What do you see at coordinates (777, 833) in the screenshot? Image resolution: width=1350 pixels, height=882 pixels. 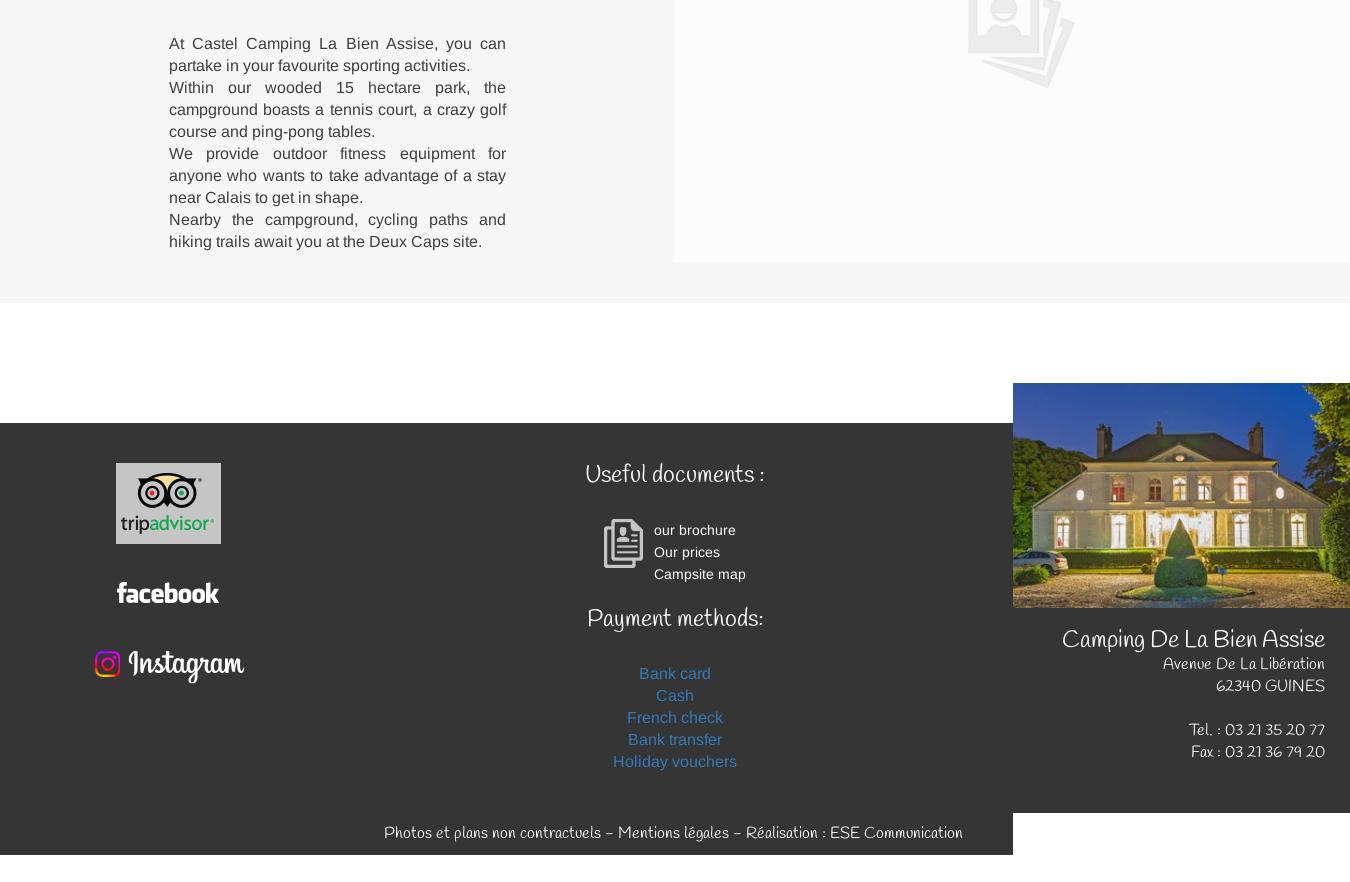 I see `'- Réalisation :'` at bounding box center [777, 833].